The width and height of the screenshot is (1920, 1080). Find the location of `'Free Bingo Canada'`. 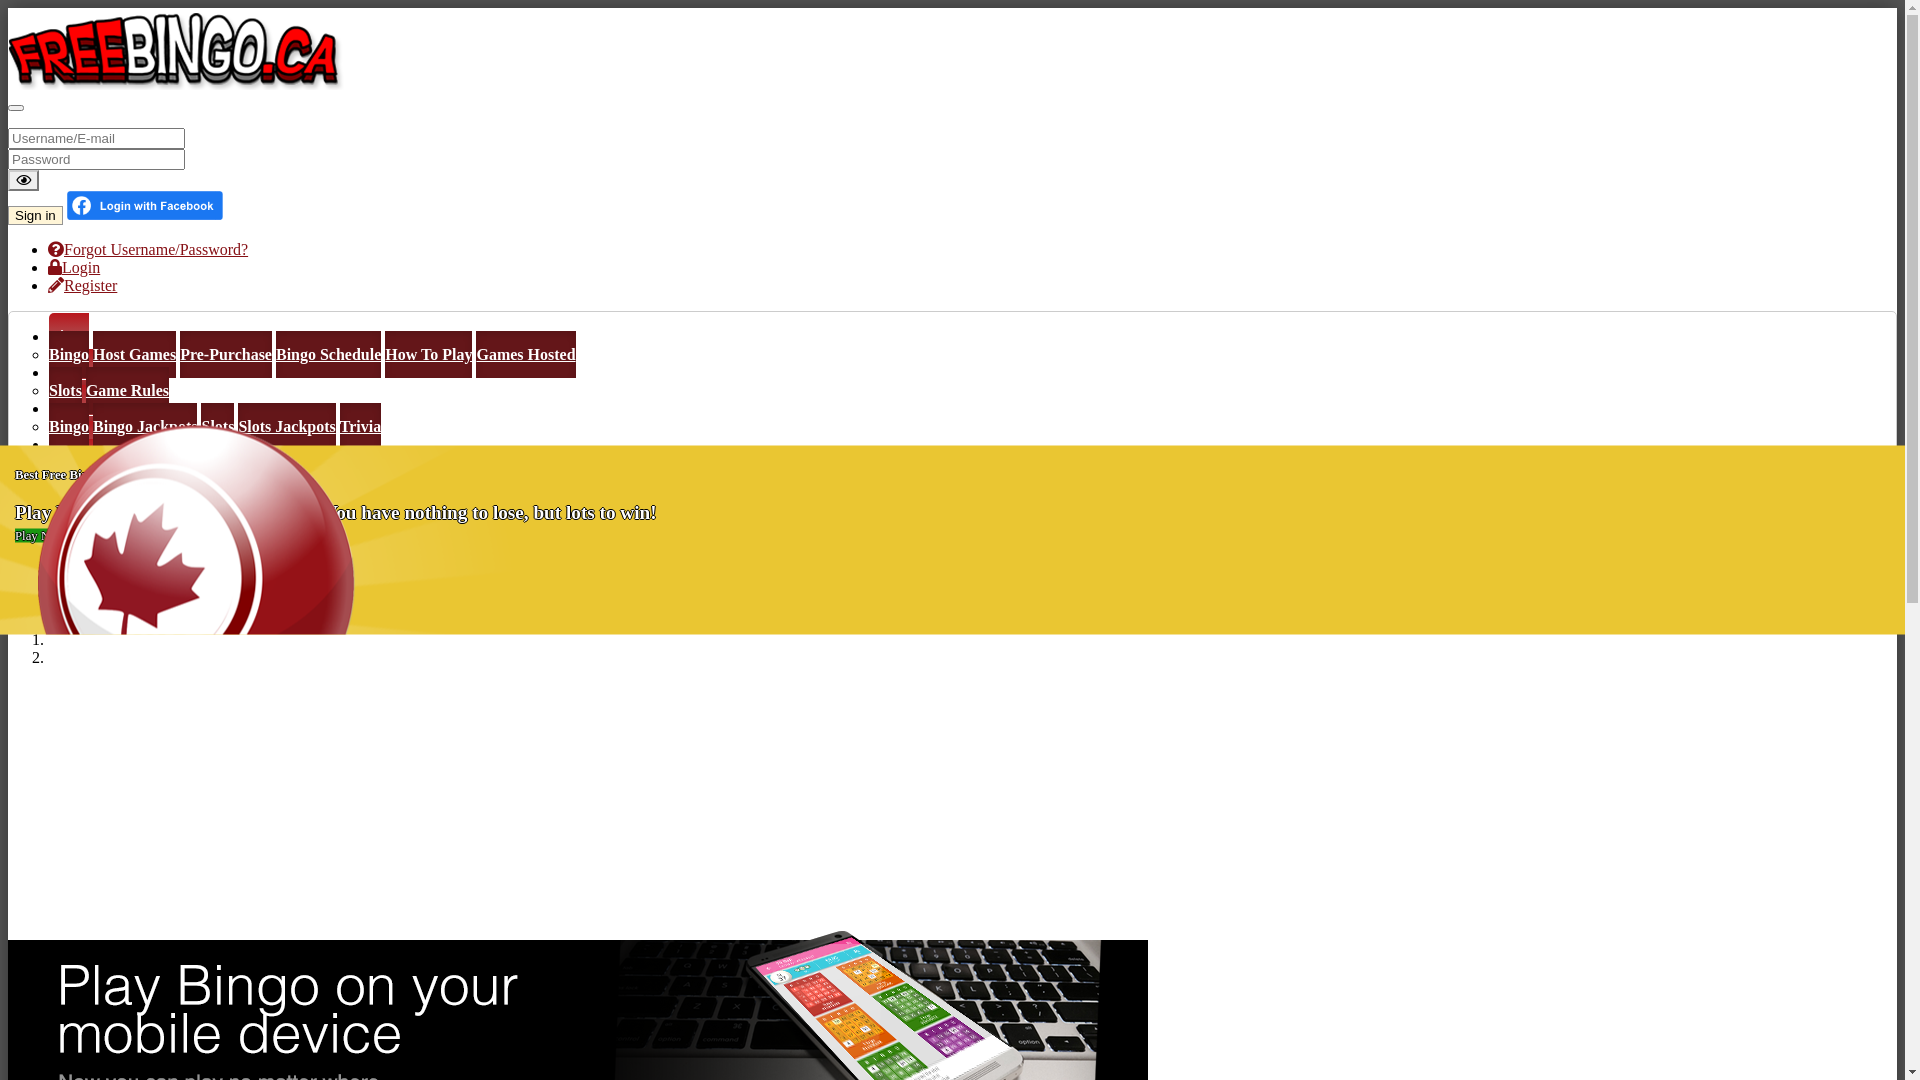

'Free Bingo Canada' is located at coordinates (183, 83).